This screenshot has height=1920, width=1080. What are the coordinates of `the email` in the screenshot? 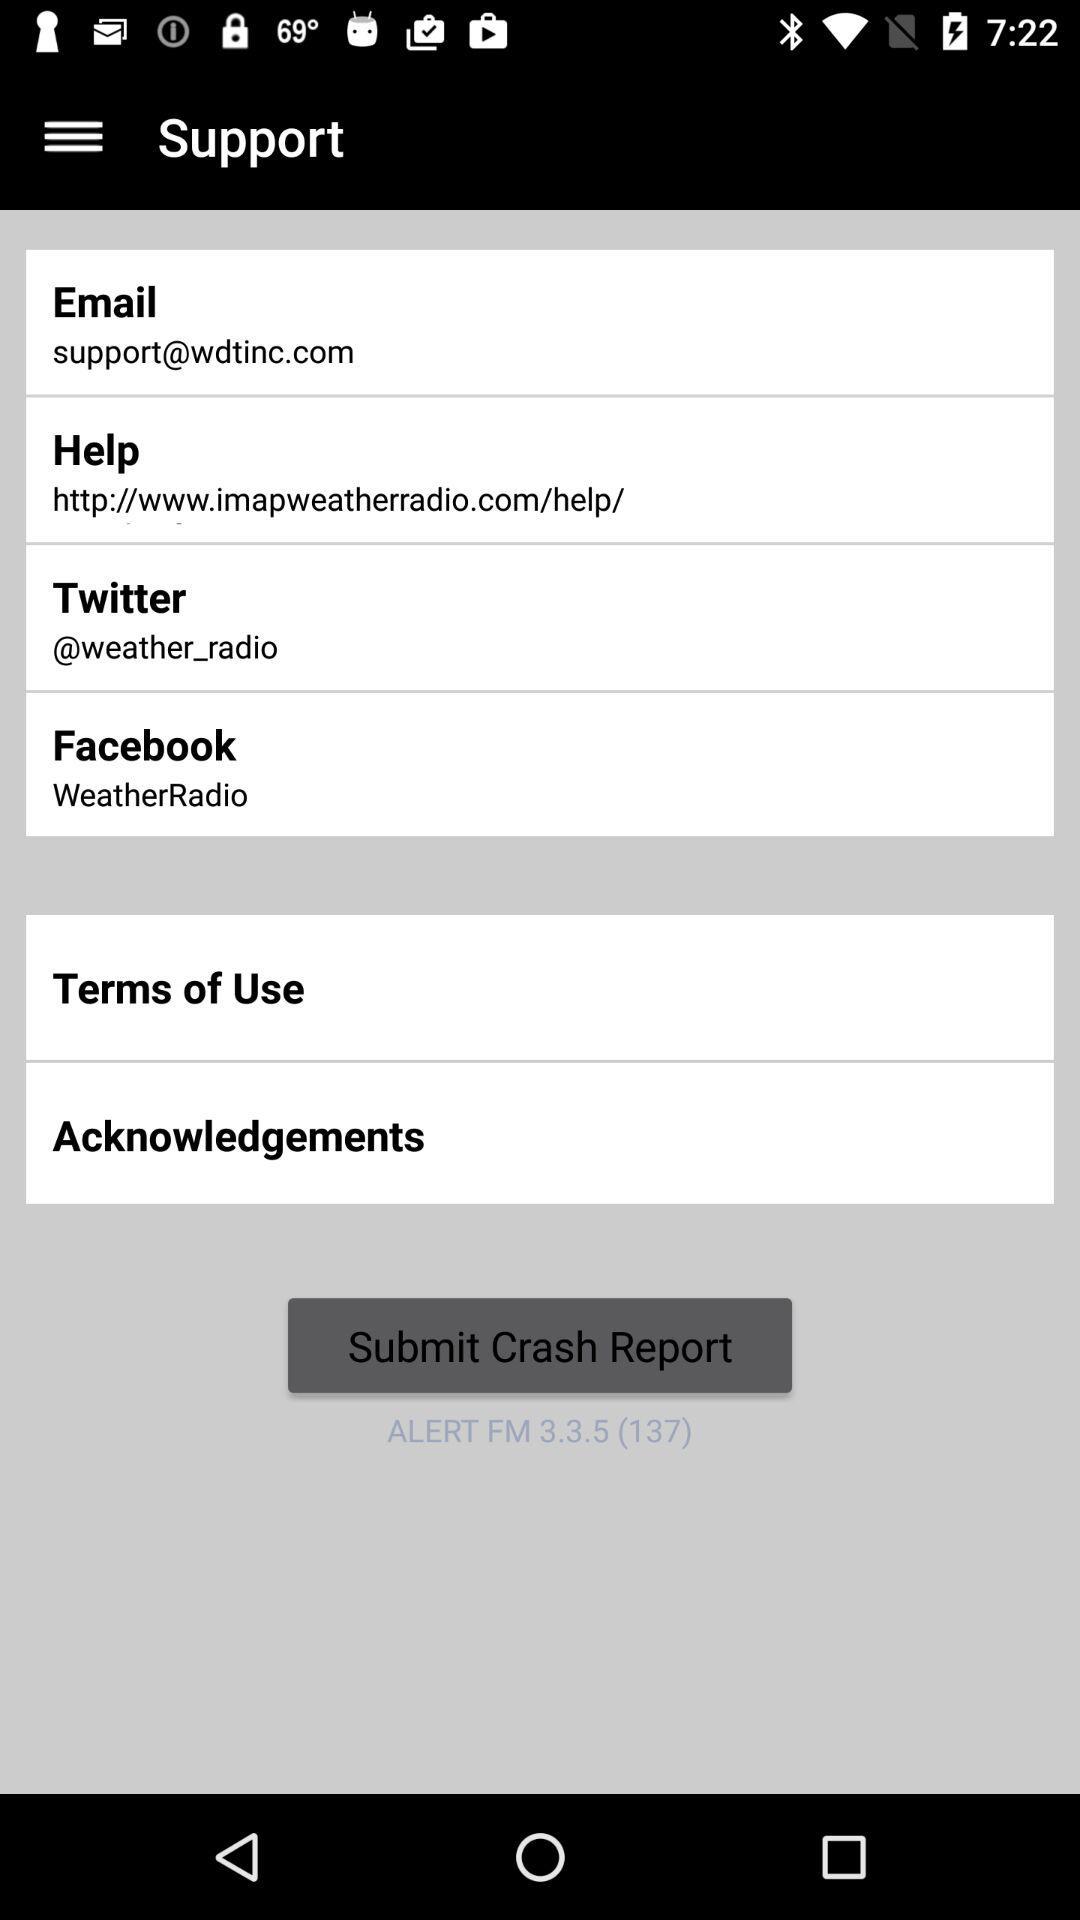 It's located at (358, 299).